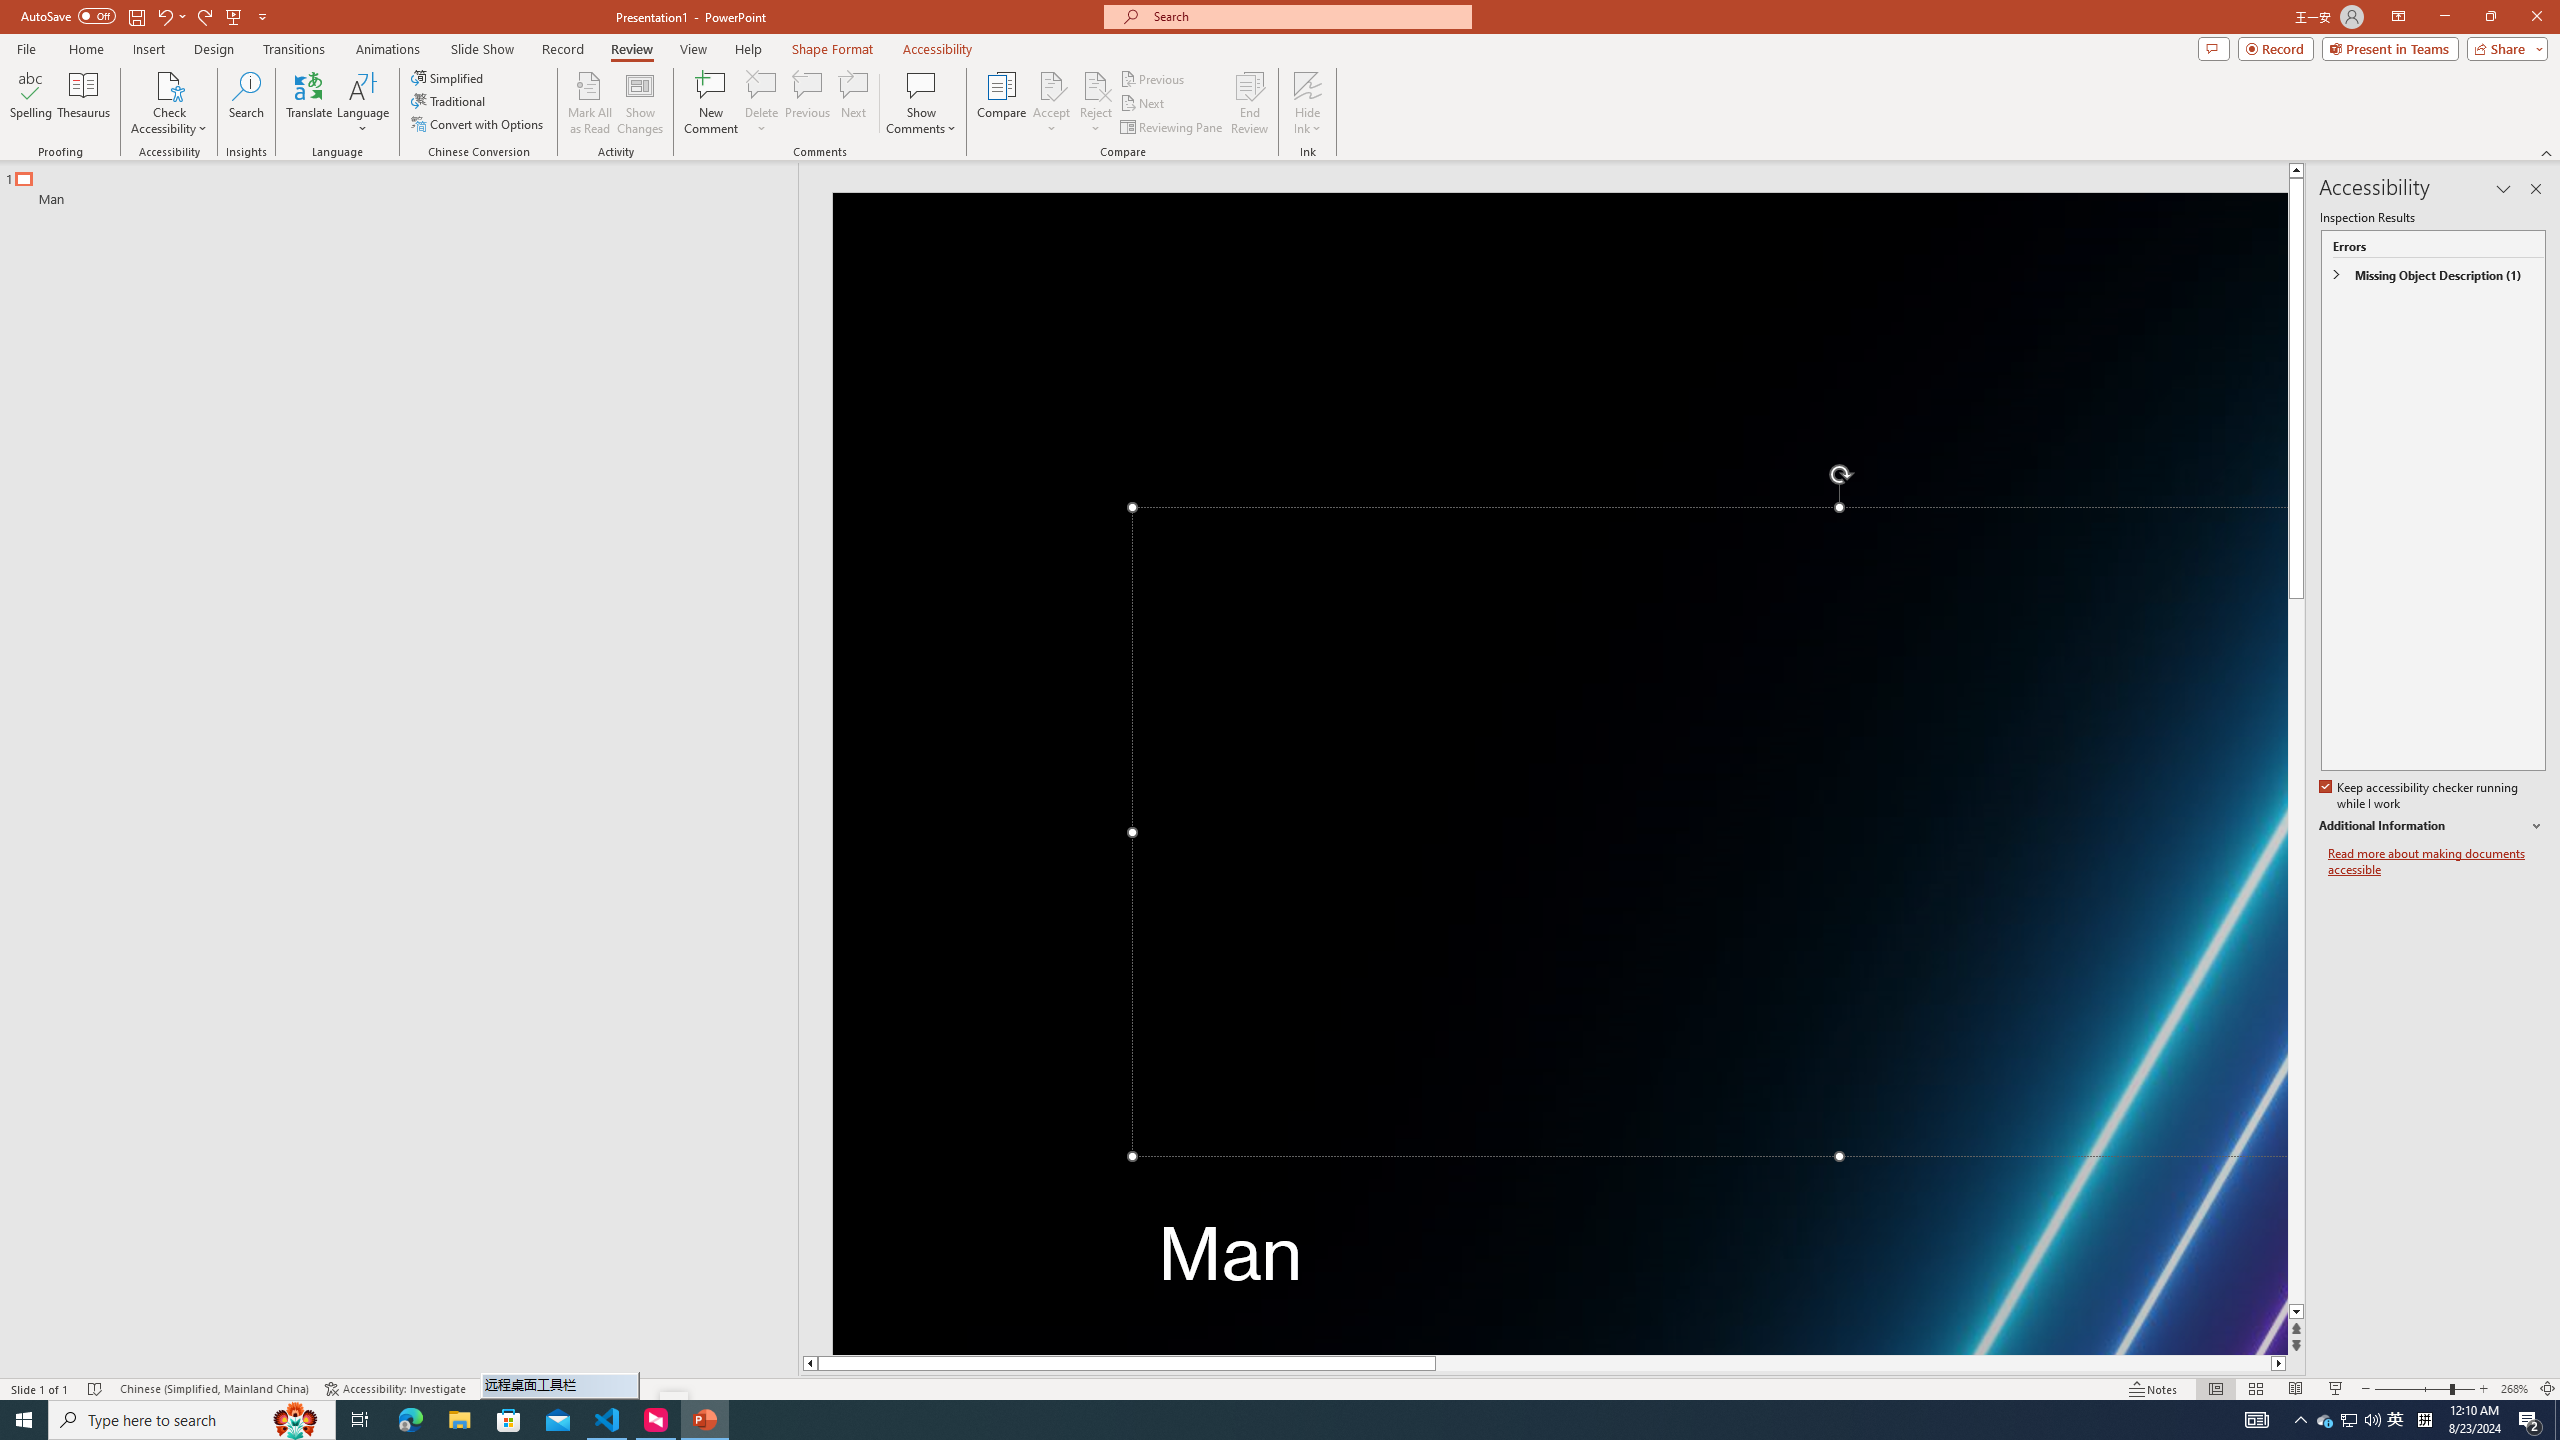 The image size is (2560, 1440). What do you see at coordinates (590, 103) in the screenshot?
I see `'Mark All as Read'` at bounding box center [590, 103].